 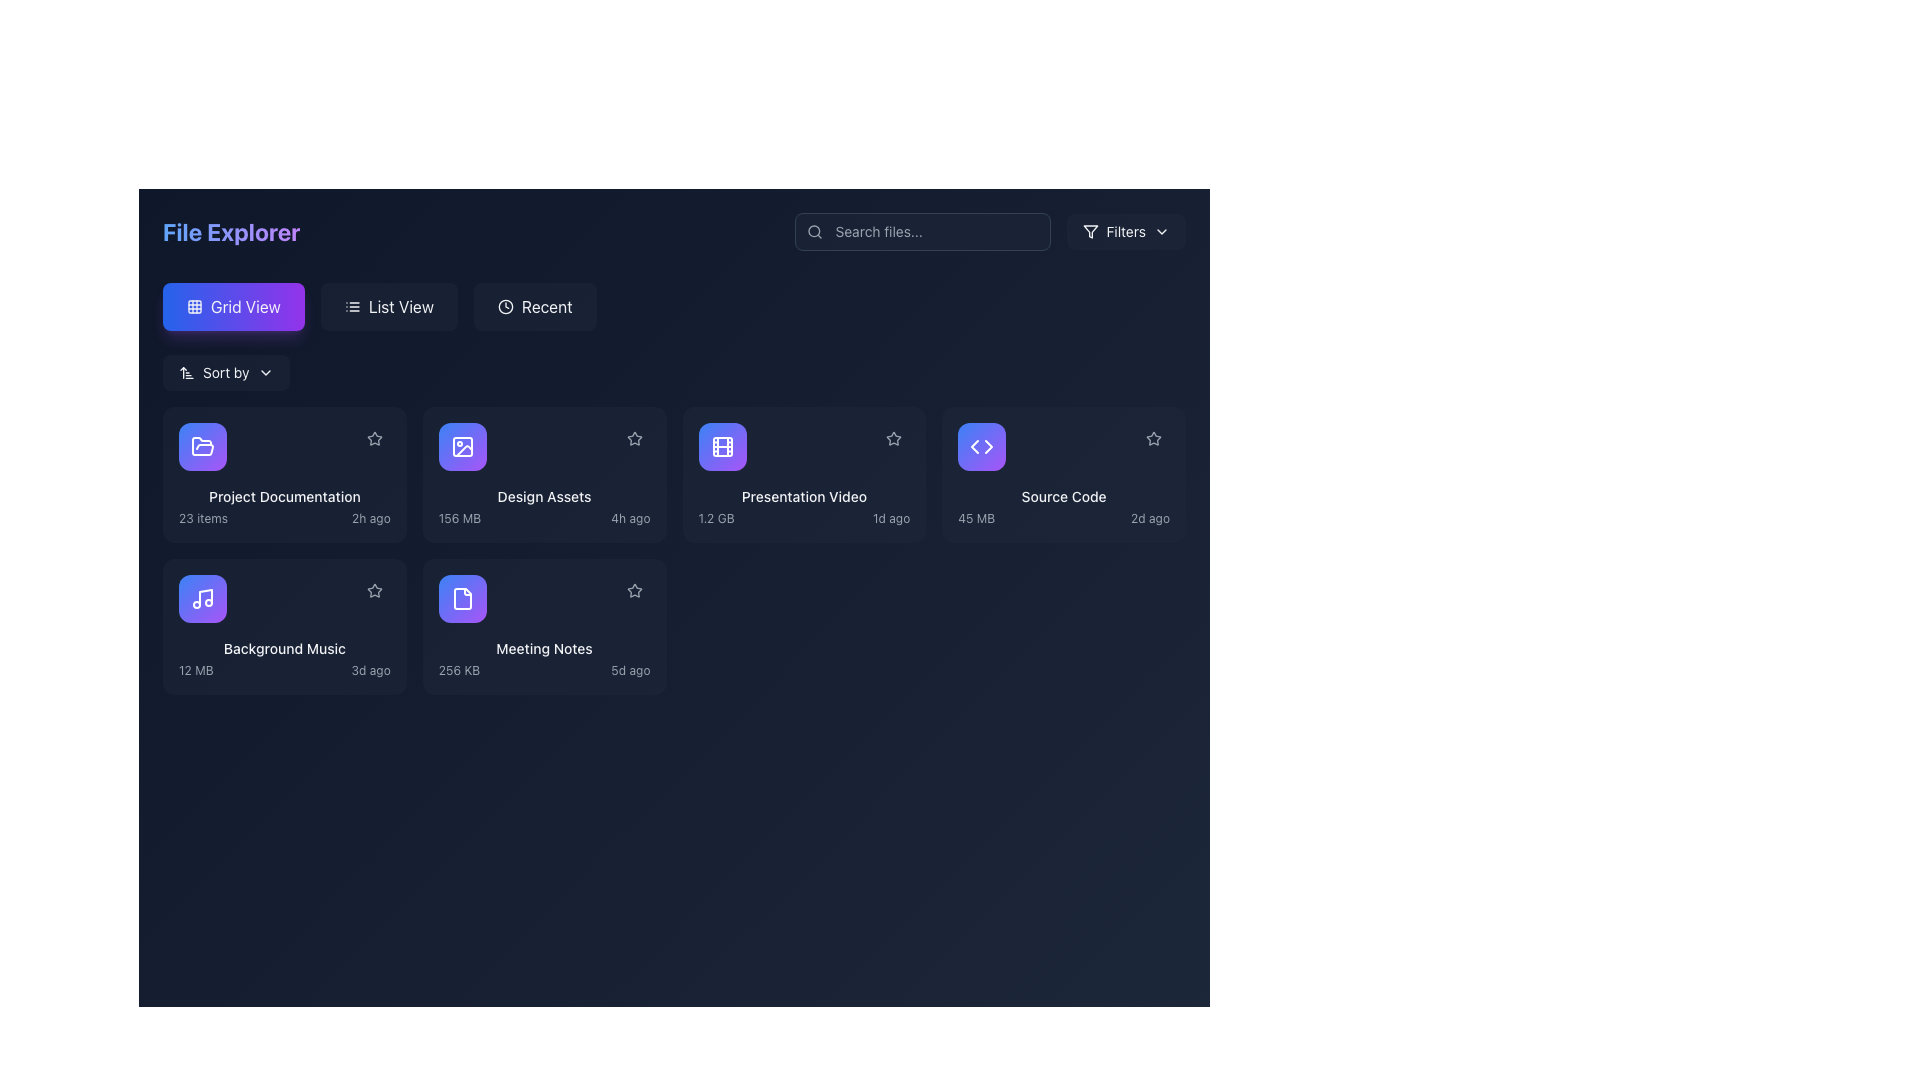 What do you see at coordinates (202, 597) in the screenshot?
I see `the 'Background Music' icon located in the top-left corner of the bottom-left card in the grid section` at bounding box center [202, 597].